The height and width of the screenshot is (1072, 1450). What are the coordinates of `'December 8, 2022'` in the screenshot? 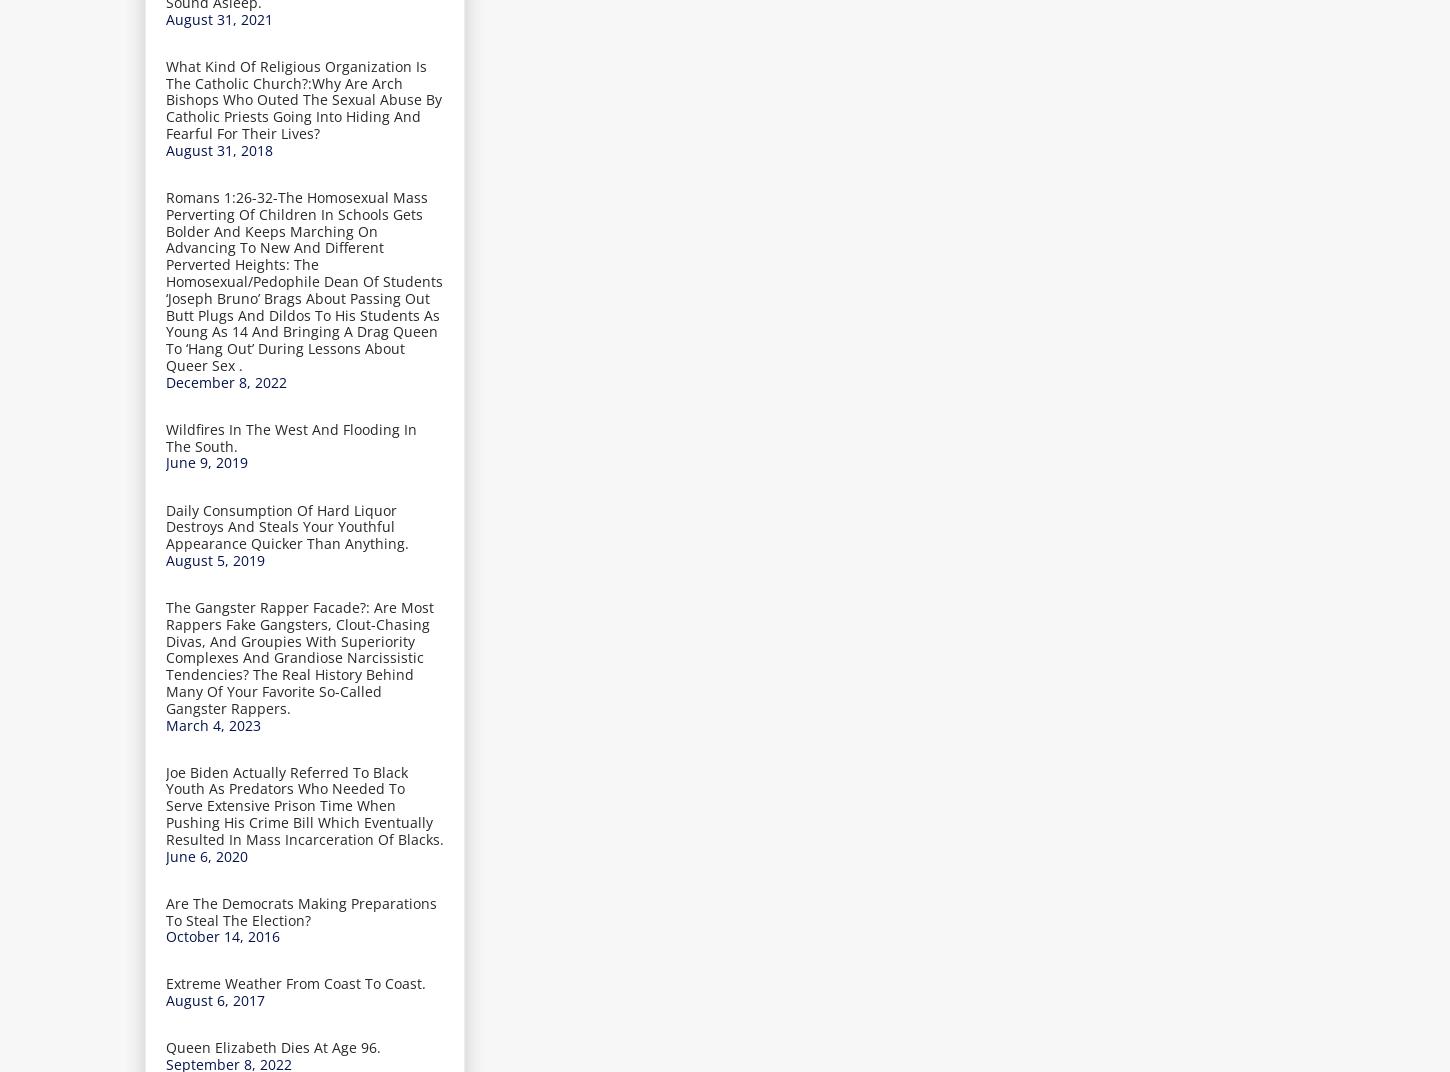 It's located at (225, 381).